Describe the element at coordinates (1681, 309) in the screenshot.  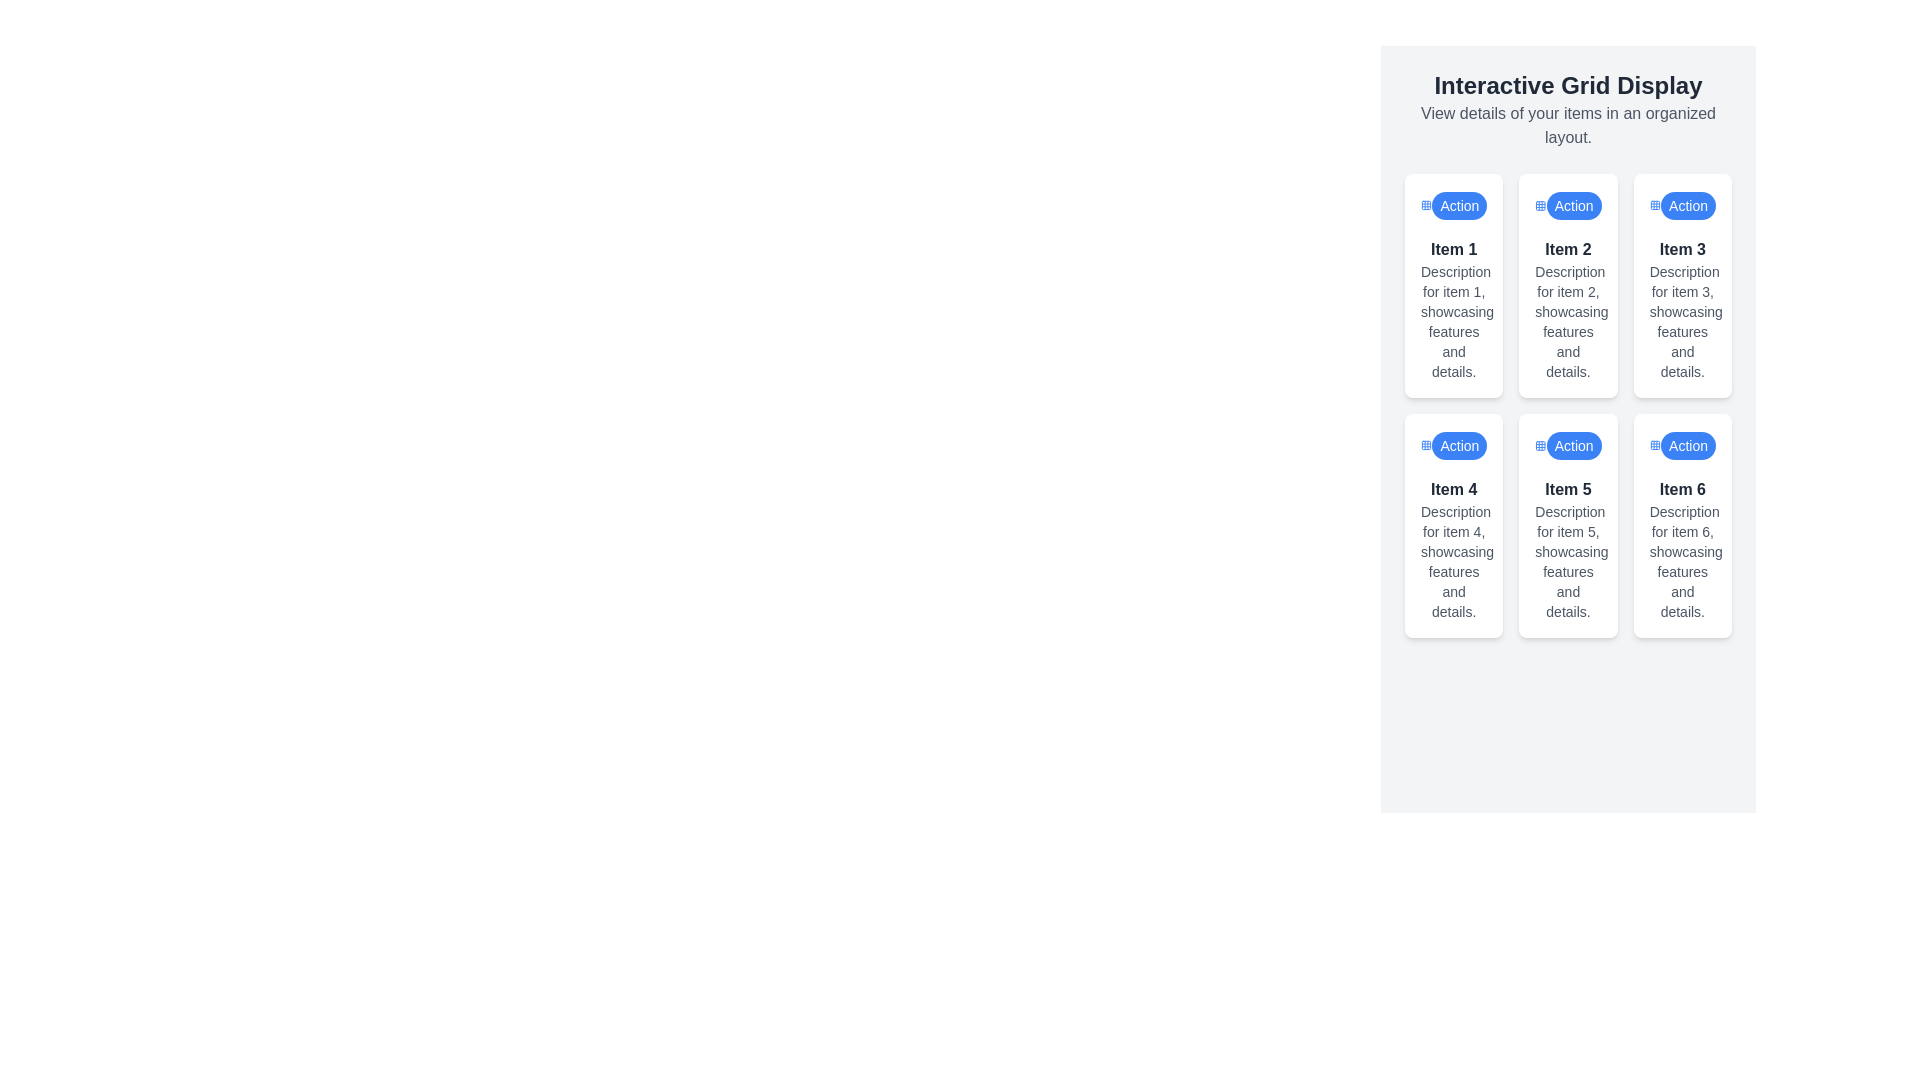
I see `the Text block that provides a title and description for 'Item 3', located in the third column of the grid layout beneath the 'Action' button` at that location.